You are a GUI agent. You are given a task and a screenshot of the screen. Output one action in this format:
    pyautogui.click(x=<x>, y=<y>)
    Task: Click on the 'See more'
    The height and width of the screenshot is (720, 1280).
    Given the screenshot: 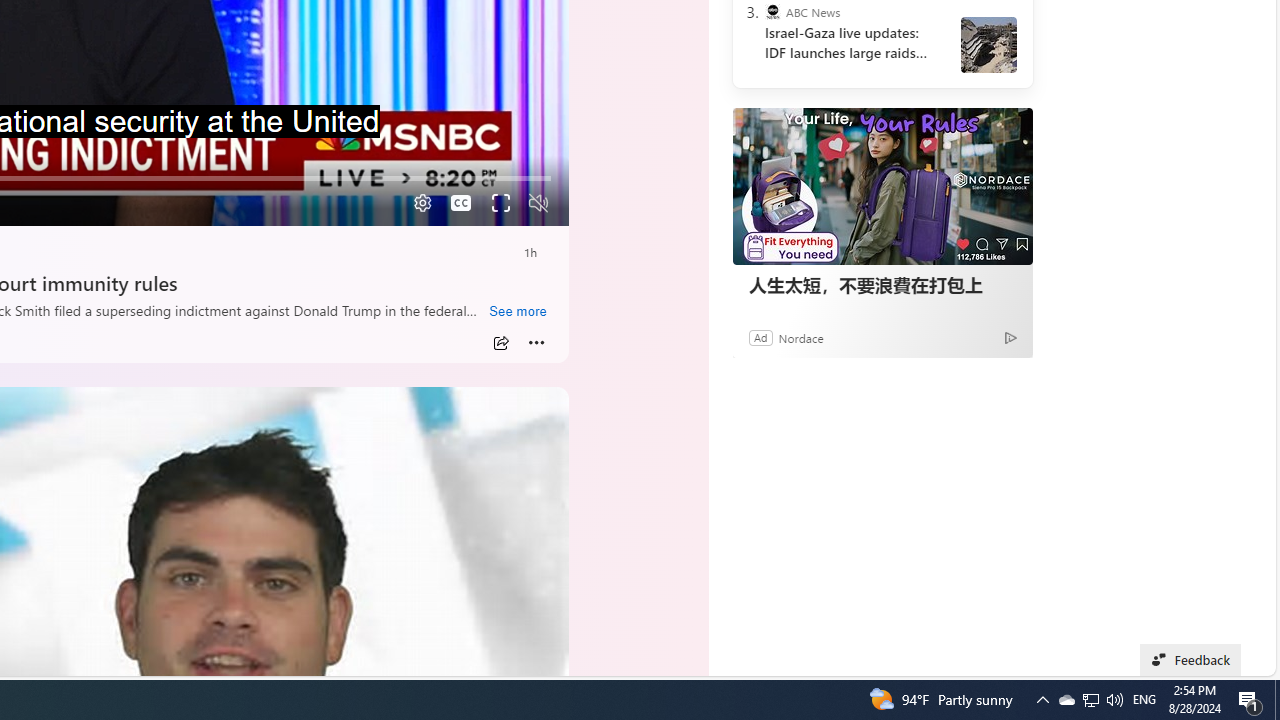 What is the action you would take?
    pyautogui.click(x=517, y=312)
    